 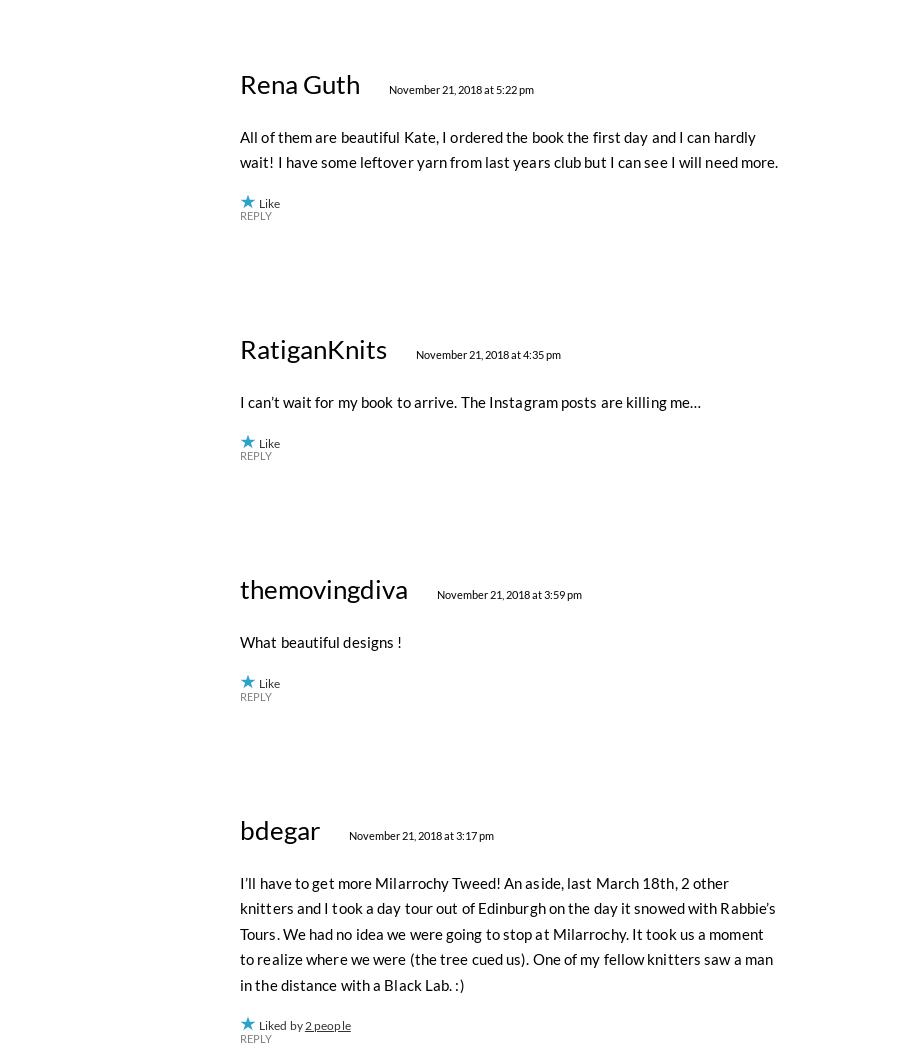 I want to click on 'Barb', so click(x=266, y=283).